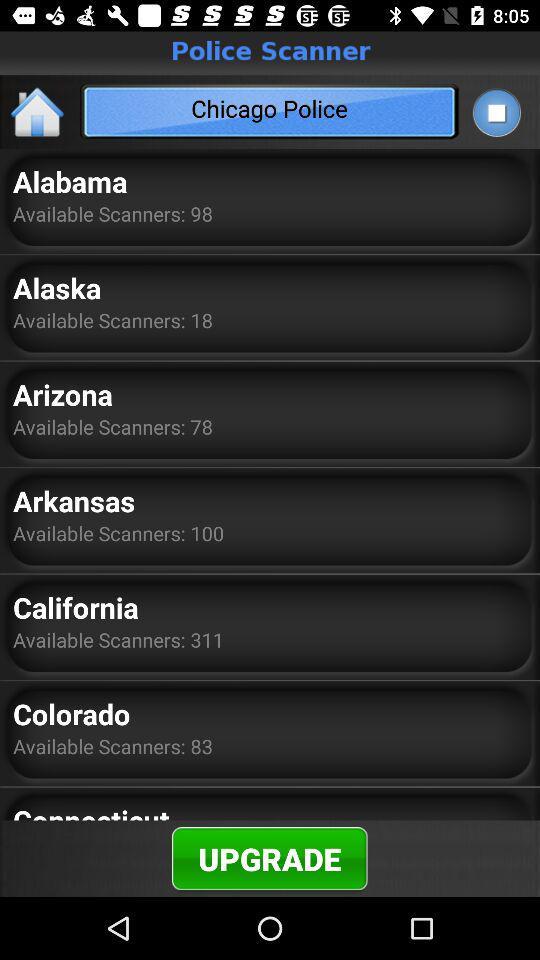 This screenshot has width=540, height=960. I want to click on the icon above the available scanners: 311 icon, so click(74, 606).